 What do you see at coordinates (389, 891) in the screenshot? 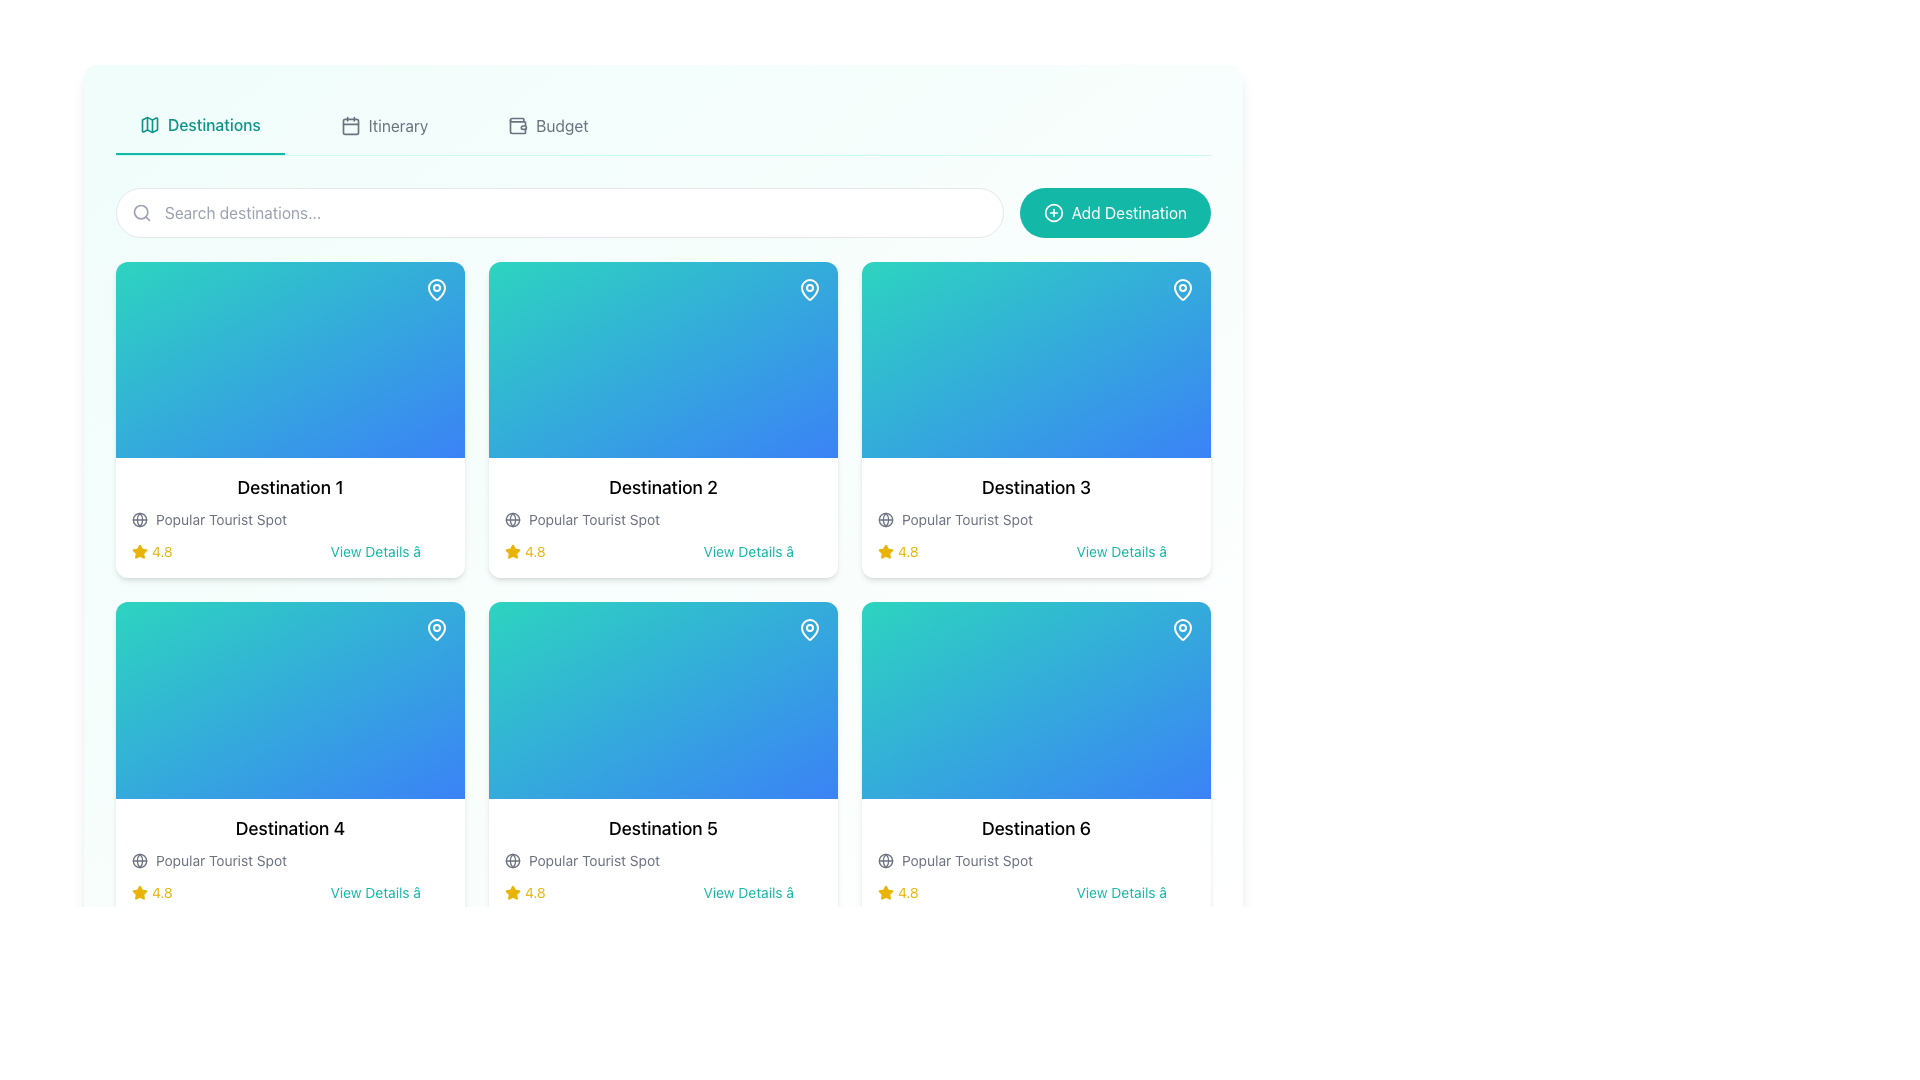
I see `the hyperlink text 'View Details â→' located in the lower section of the card for 'Destination 4'` at bounding box center [389, 891].